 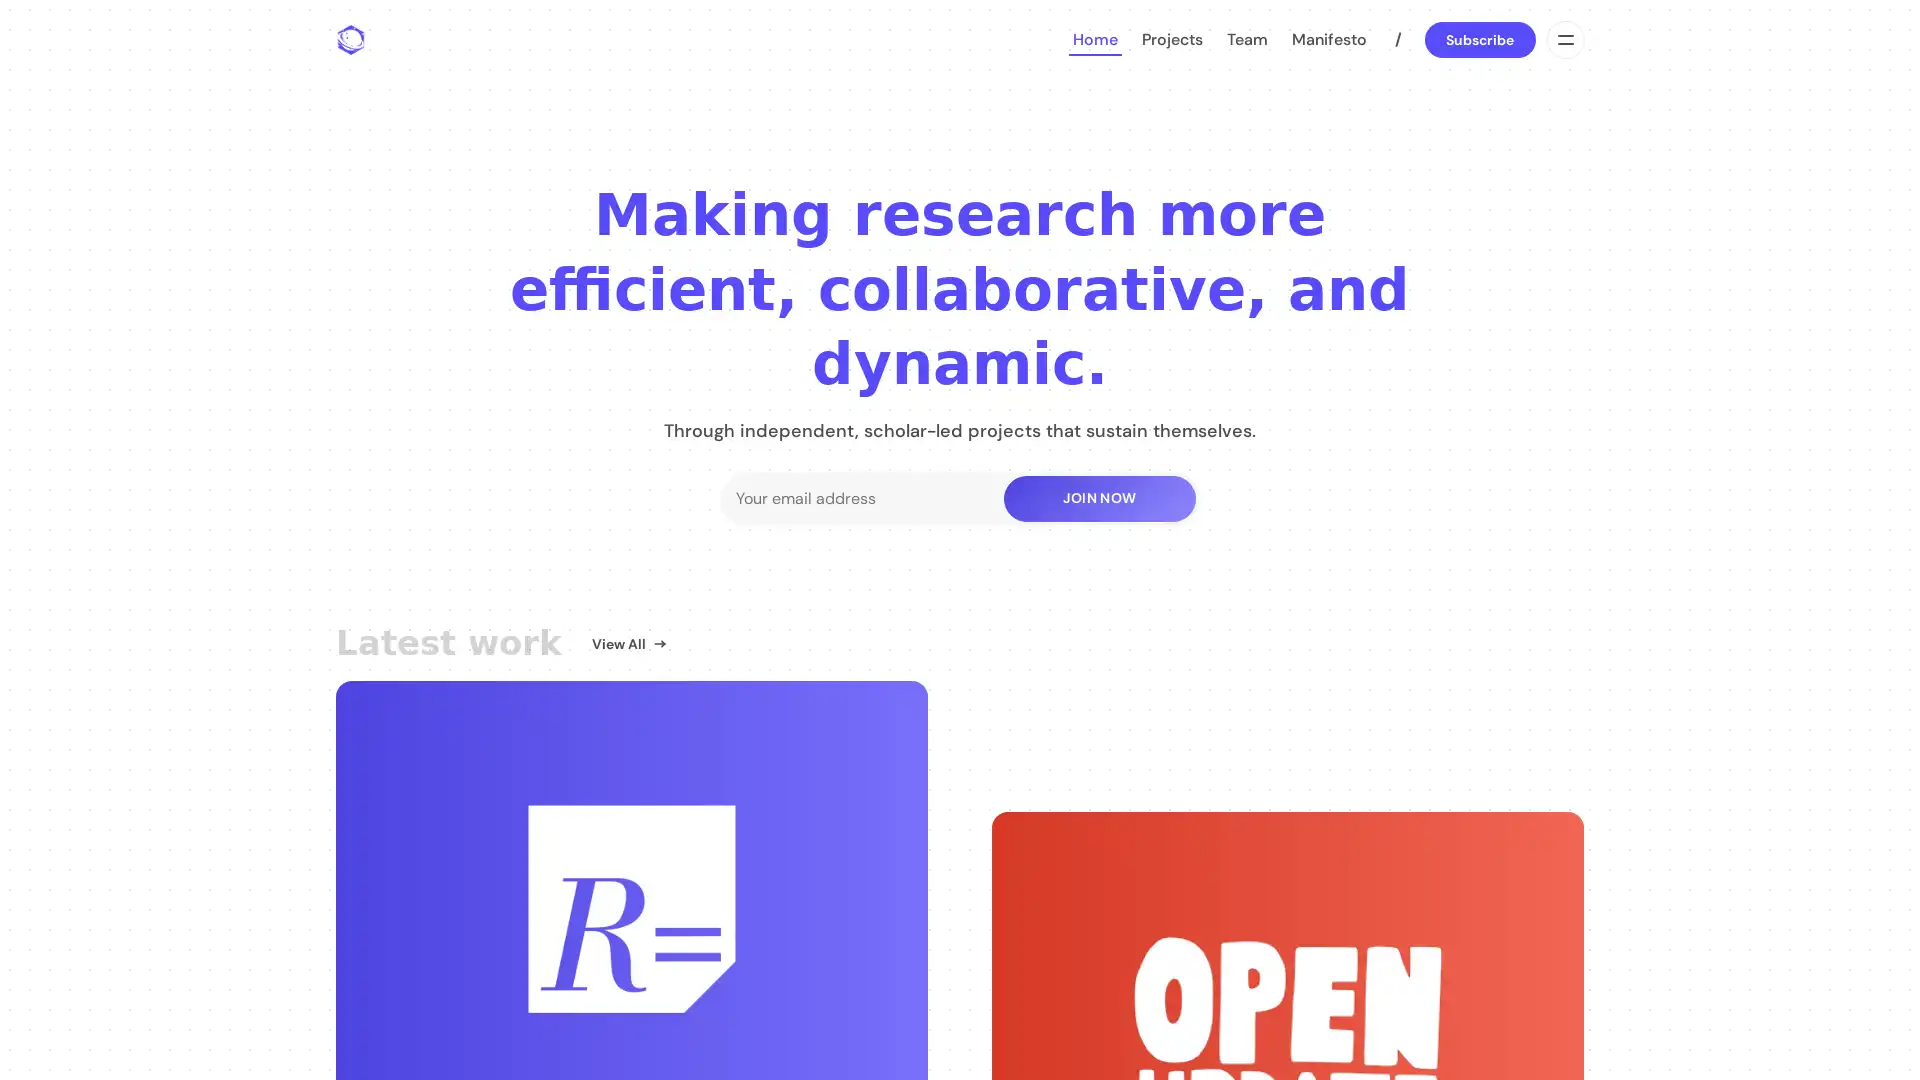 I want to click on JOIN NOW, so click(x=1098, y=496).